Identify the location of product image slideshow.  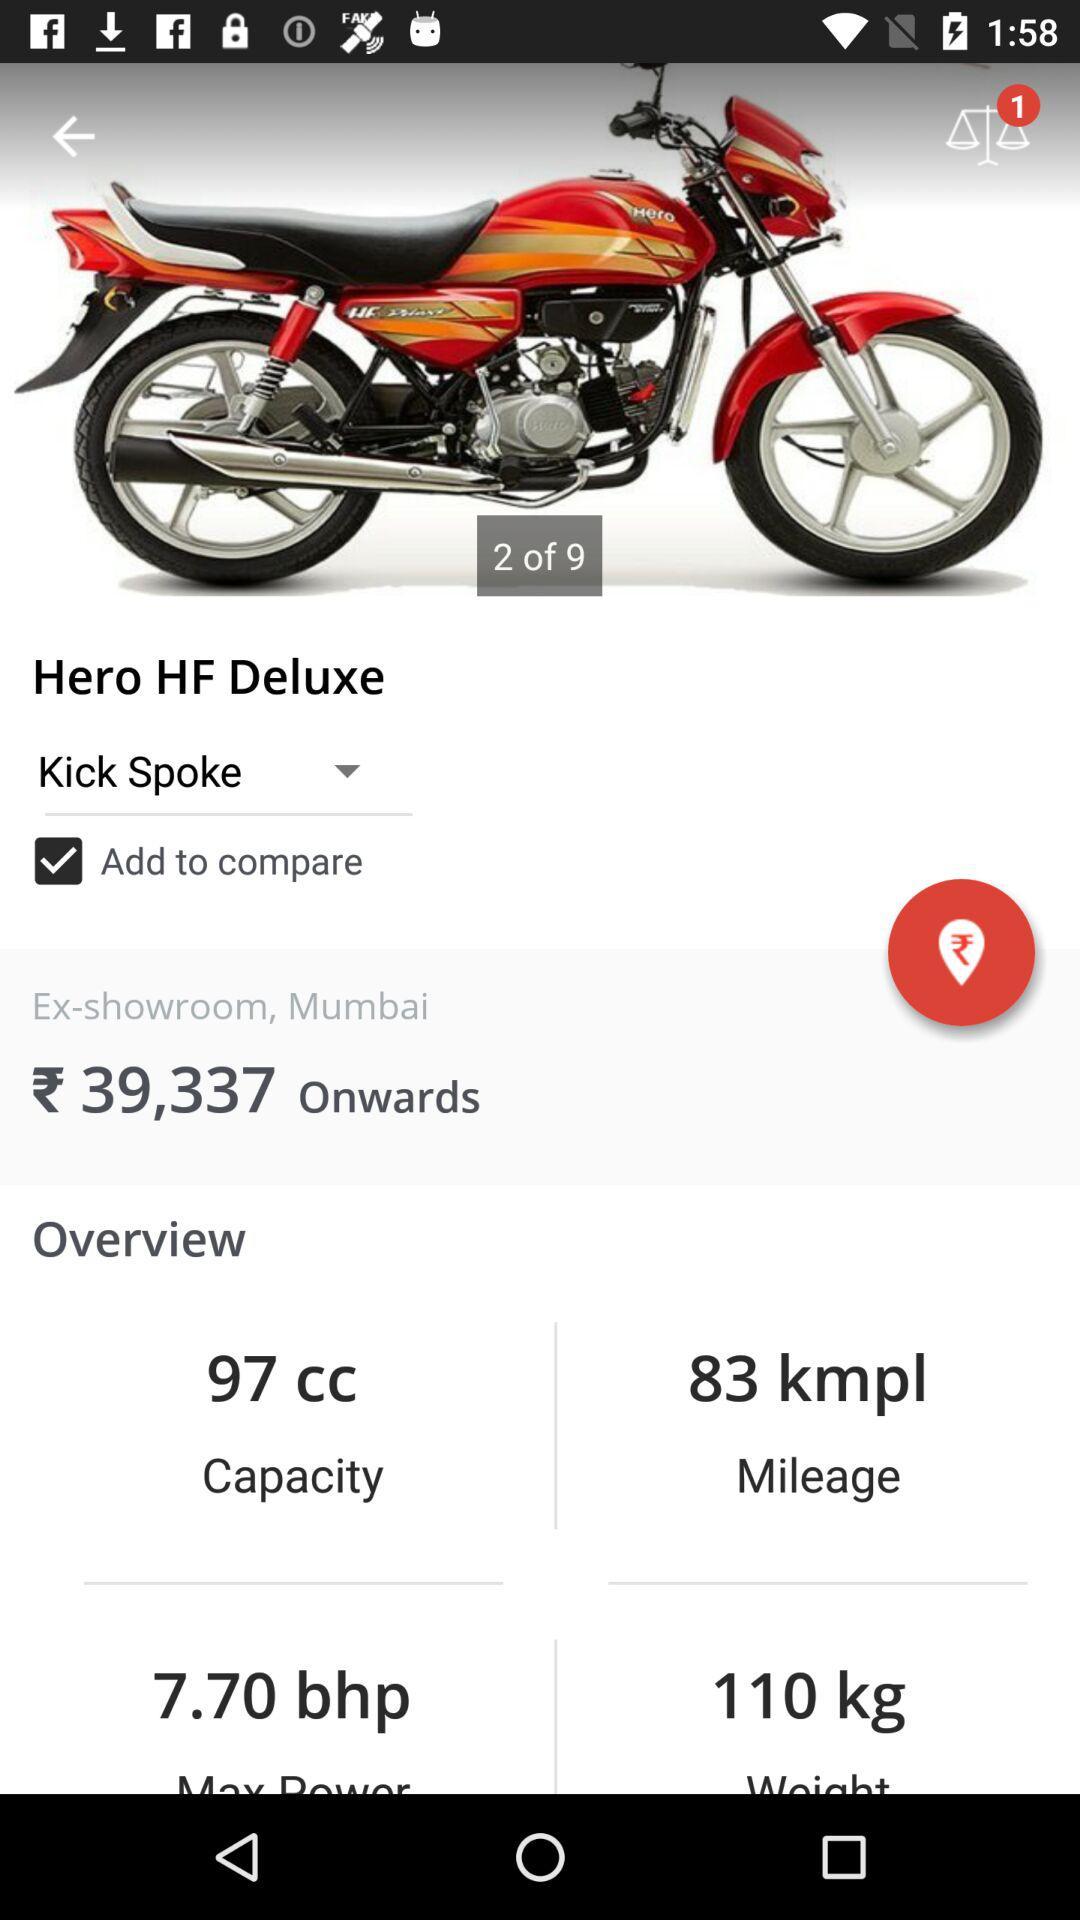
(540, 329).